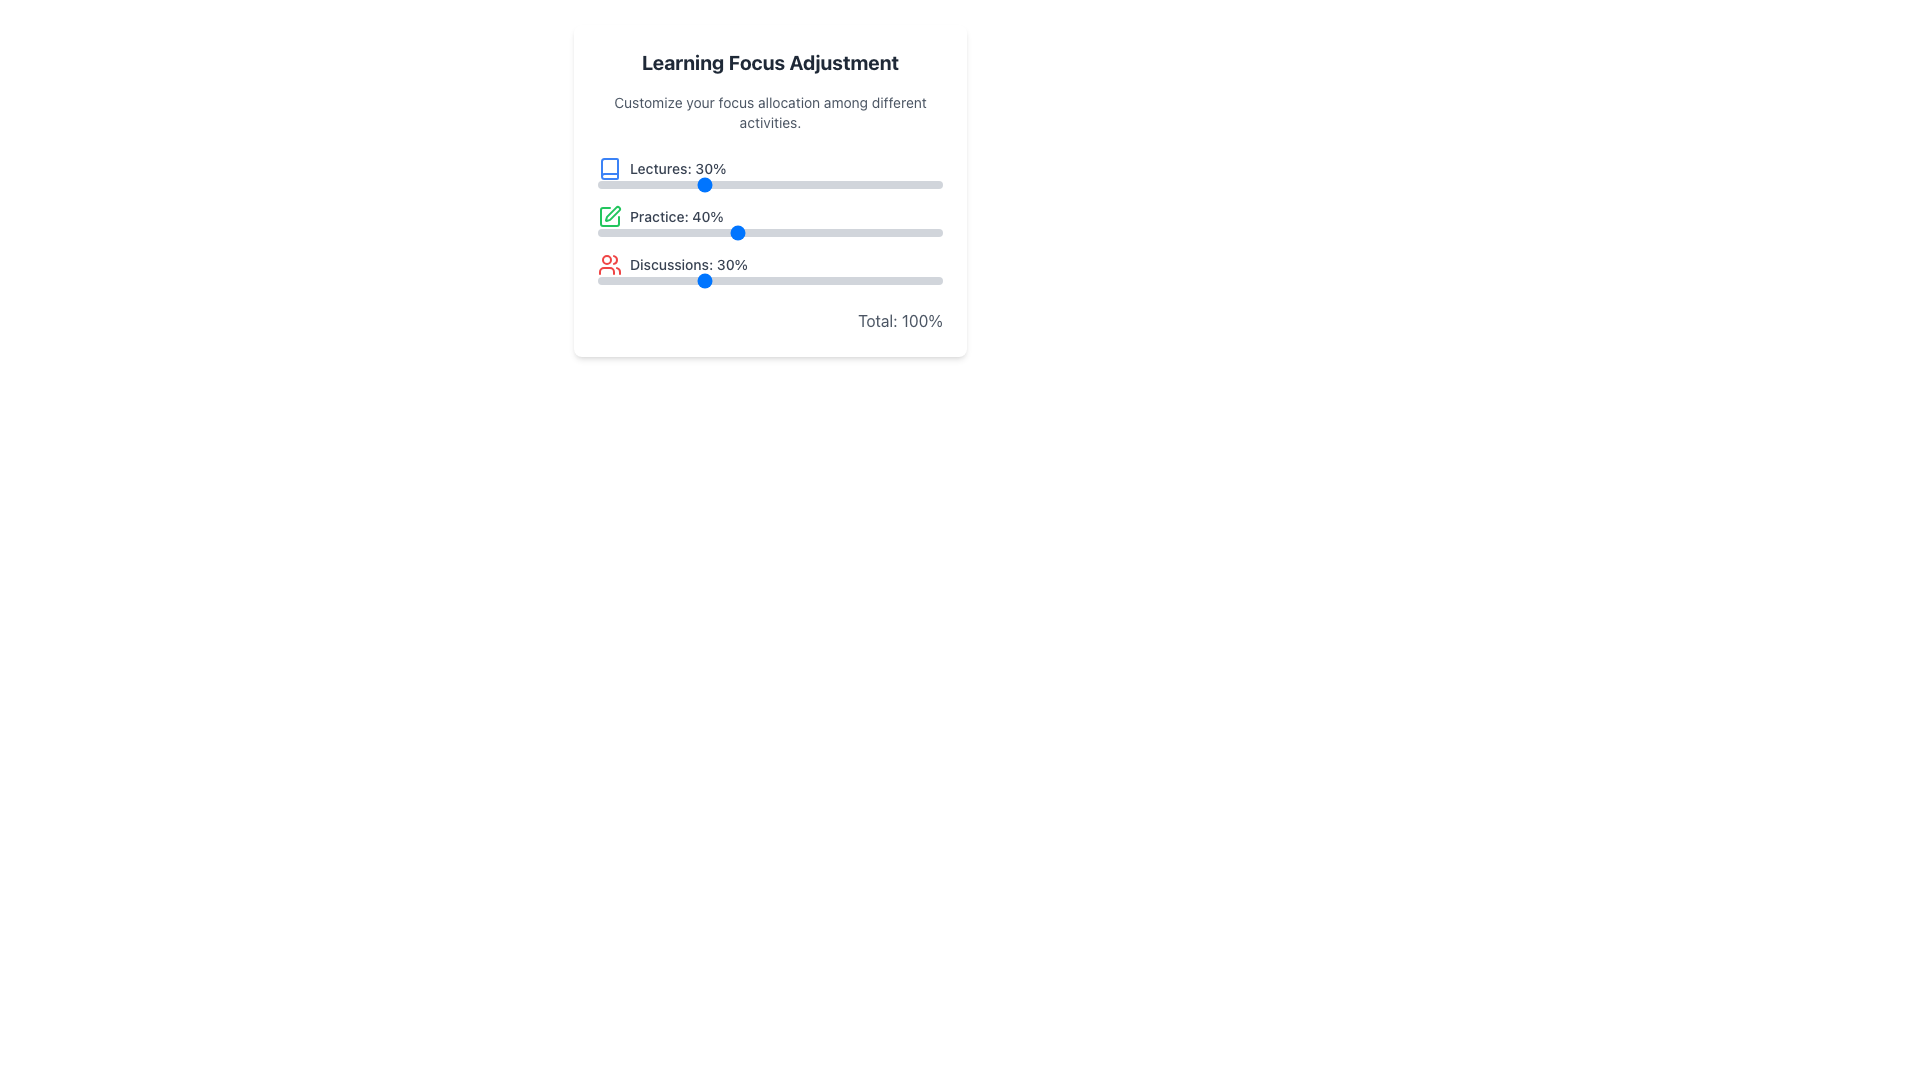 The width and height of the screenshot is (1920, 1080). Describe the element at coordinates (745, 231) in the screenshot. I see `the 'Practice' slider` at that location.